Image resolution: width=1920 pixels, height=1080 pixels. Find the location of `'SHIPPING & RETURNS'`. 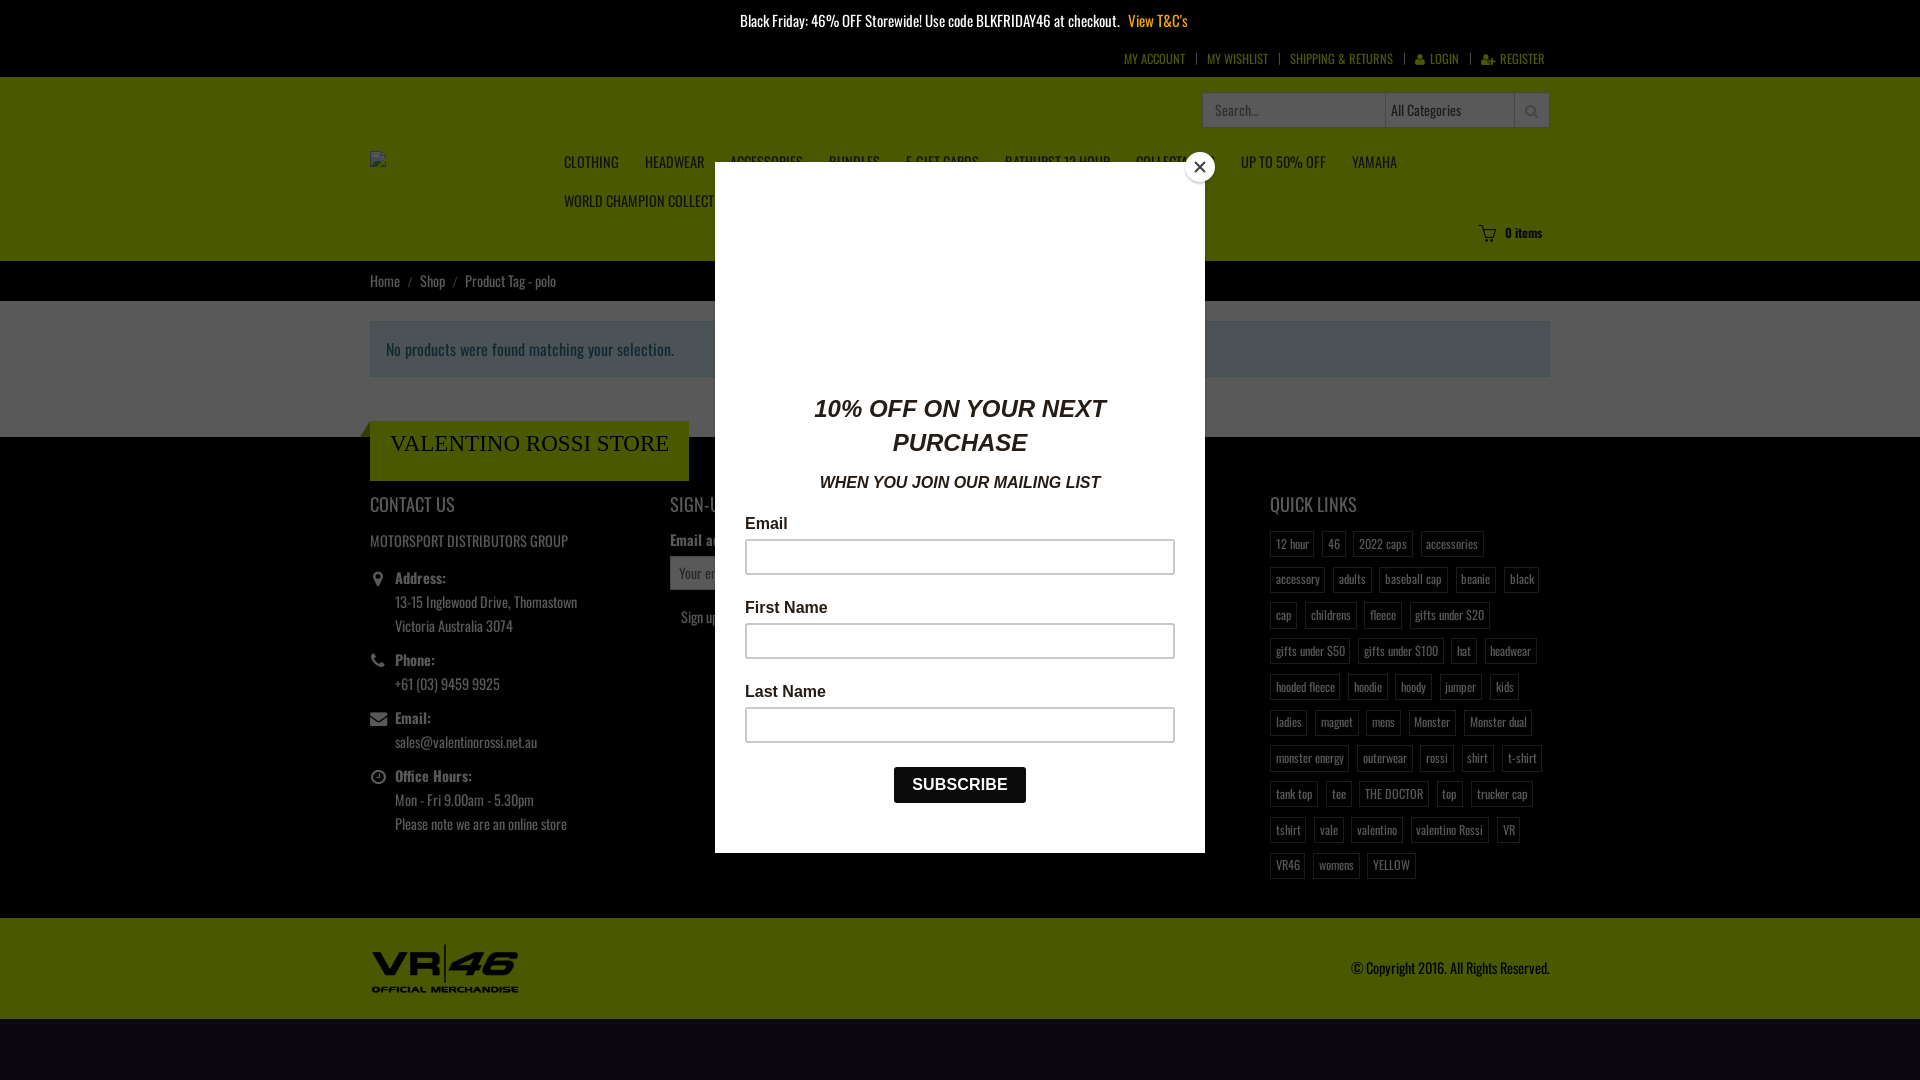

'SHIPPING & RETURNS' is located at coordinates (1341, 57).